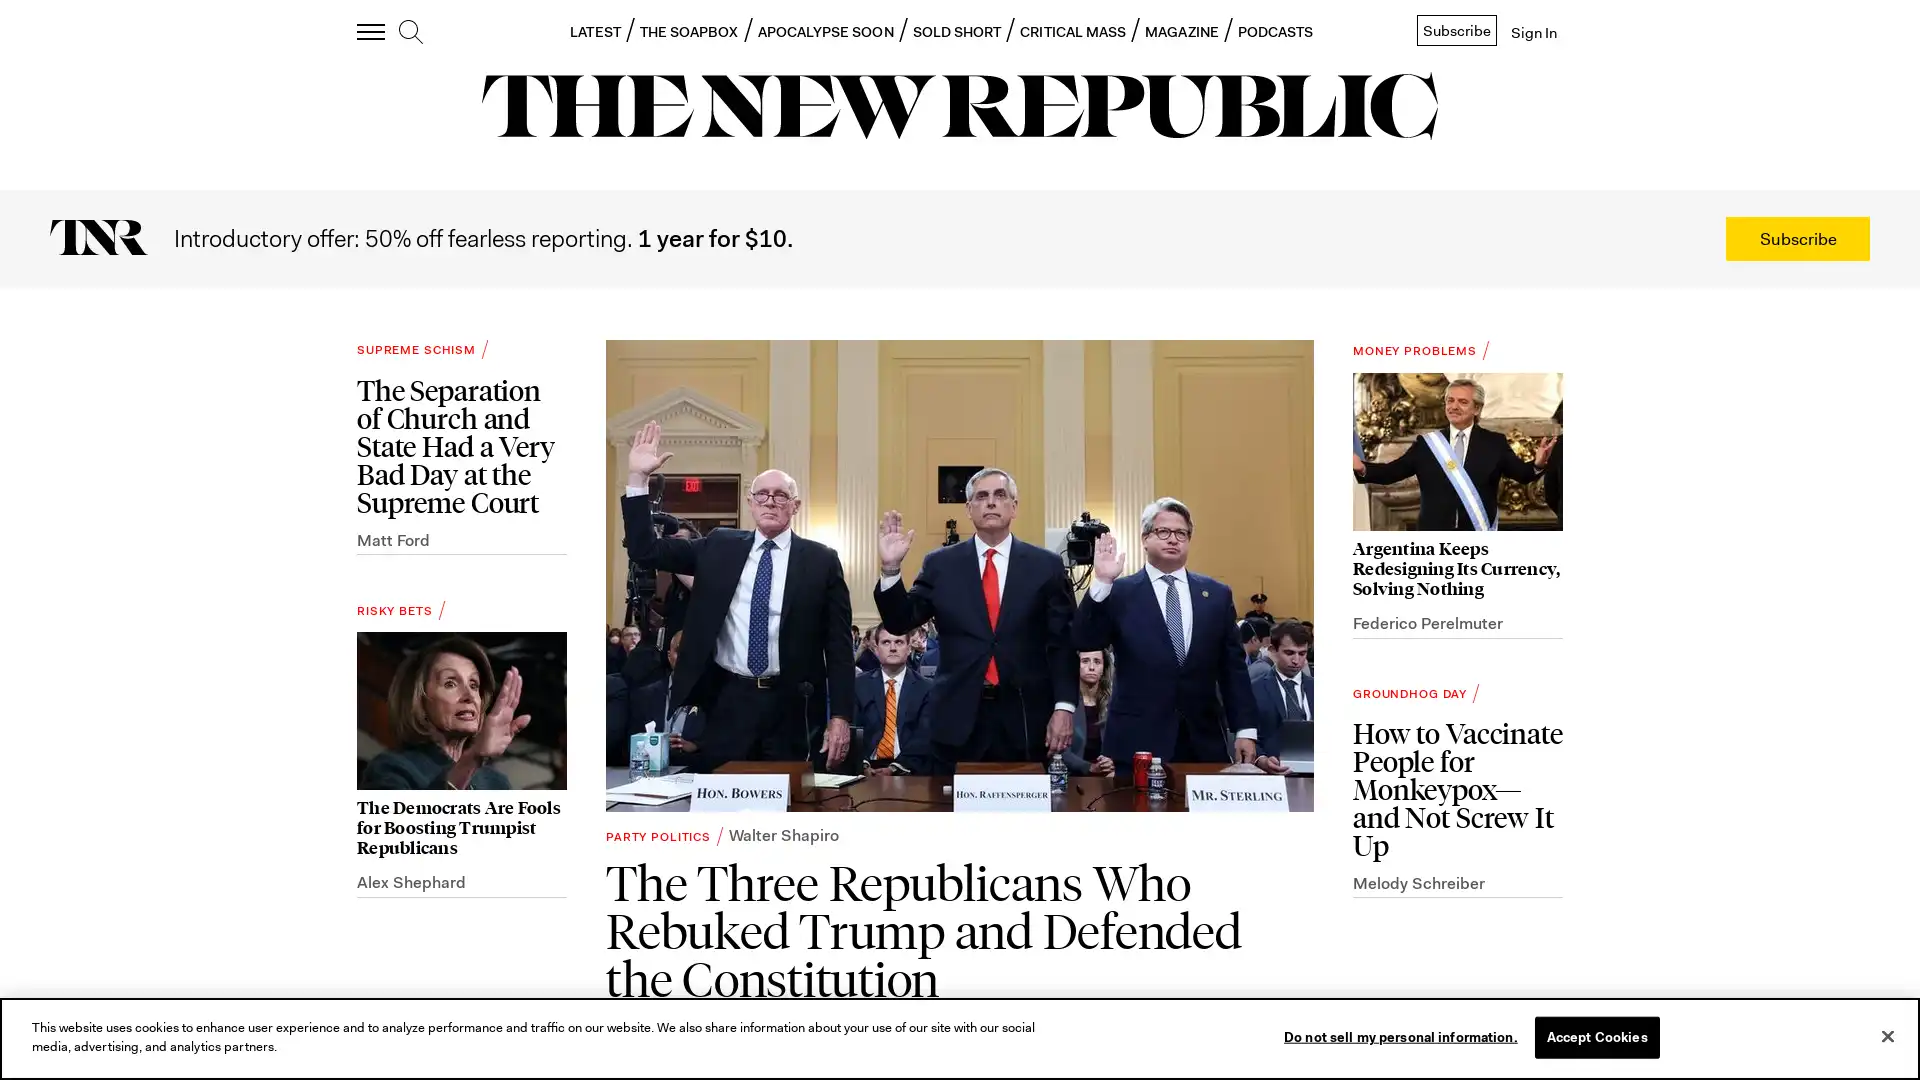  Describe the element at coordinates (1455, 30) in the screenshot. I see `Subscribe` at that location.